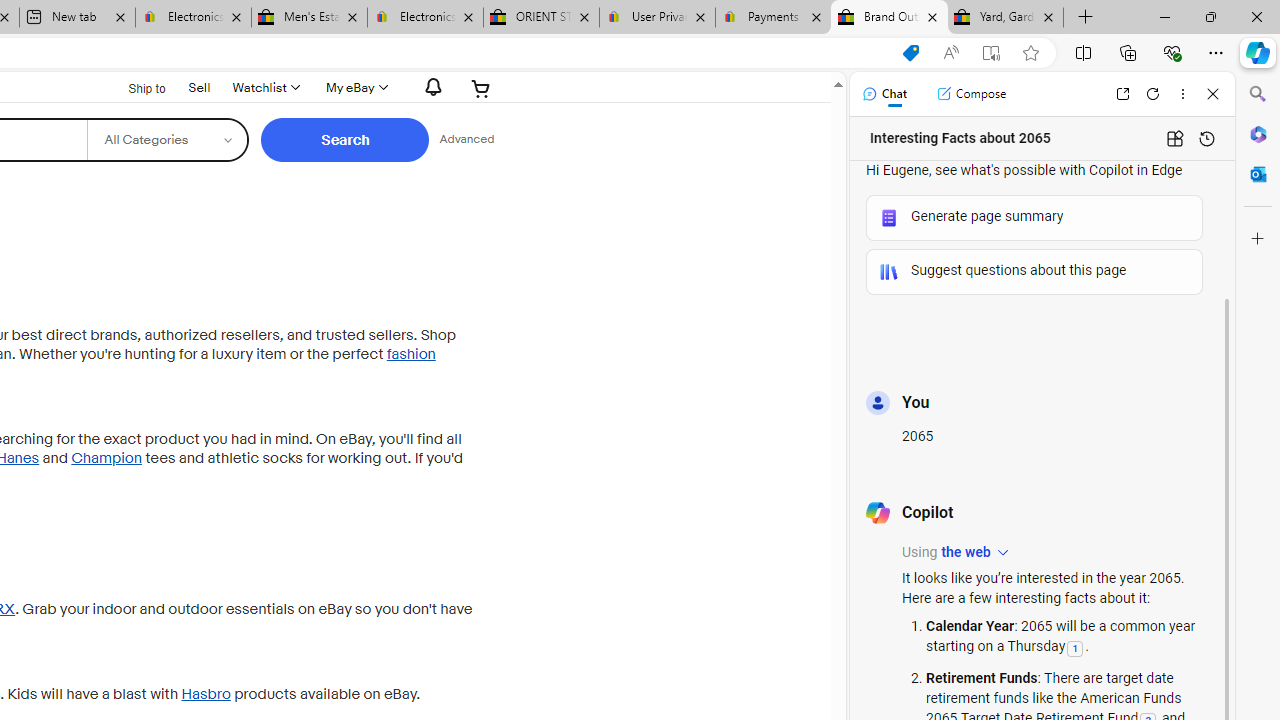 This screenshot has height=720, width=1280. What do you see at coordinates (133, 86) in the screenshot?
I see `'Ship to'` at bounding box center [133, 86].